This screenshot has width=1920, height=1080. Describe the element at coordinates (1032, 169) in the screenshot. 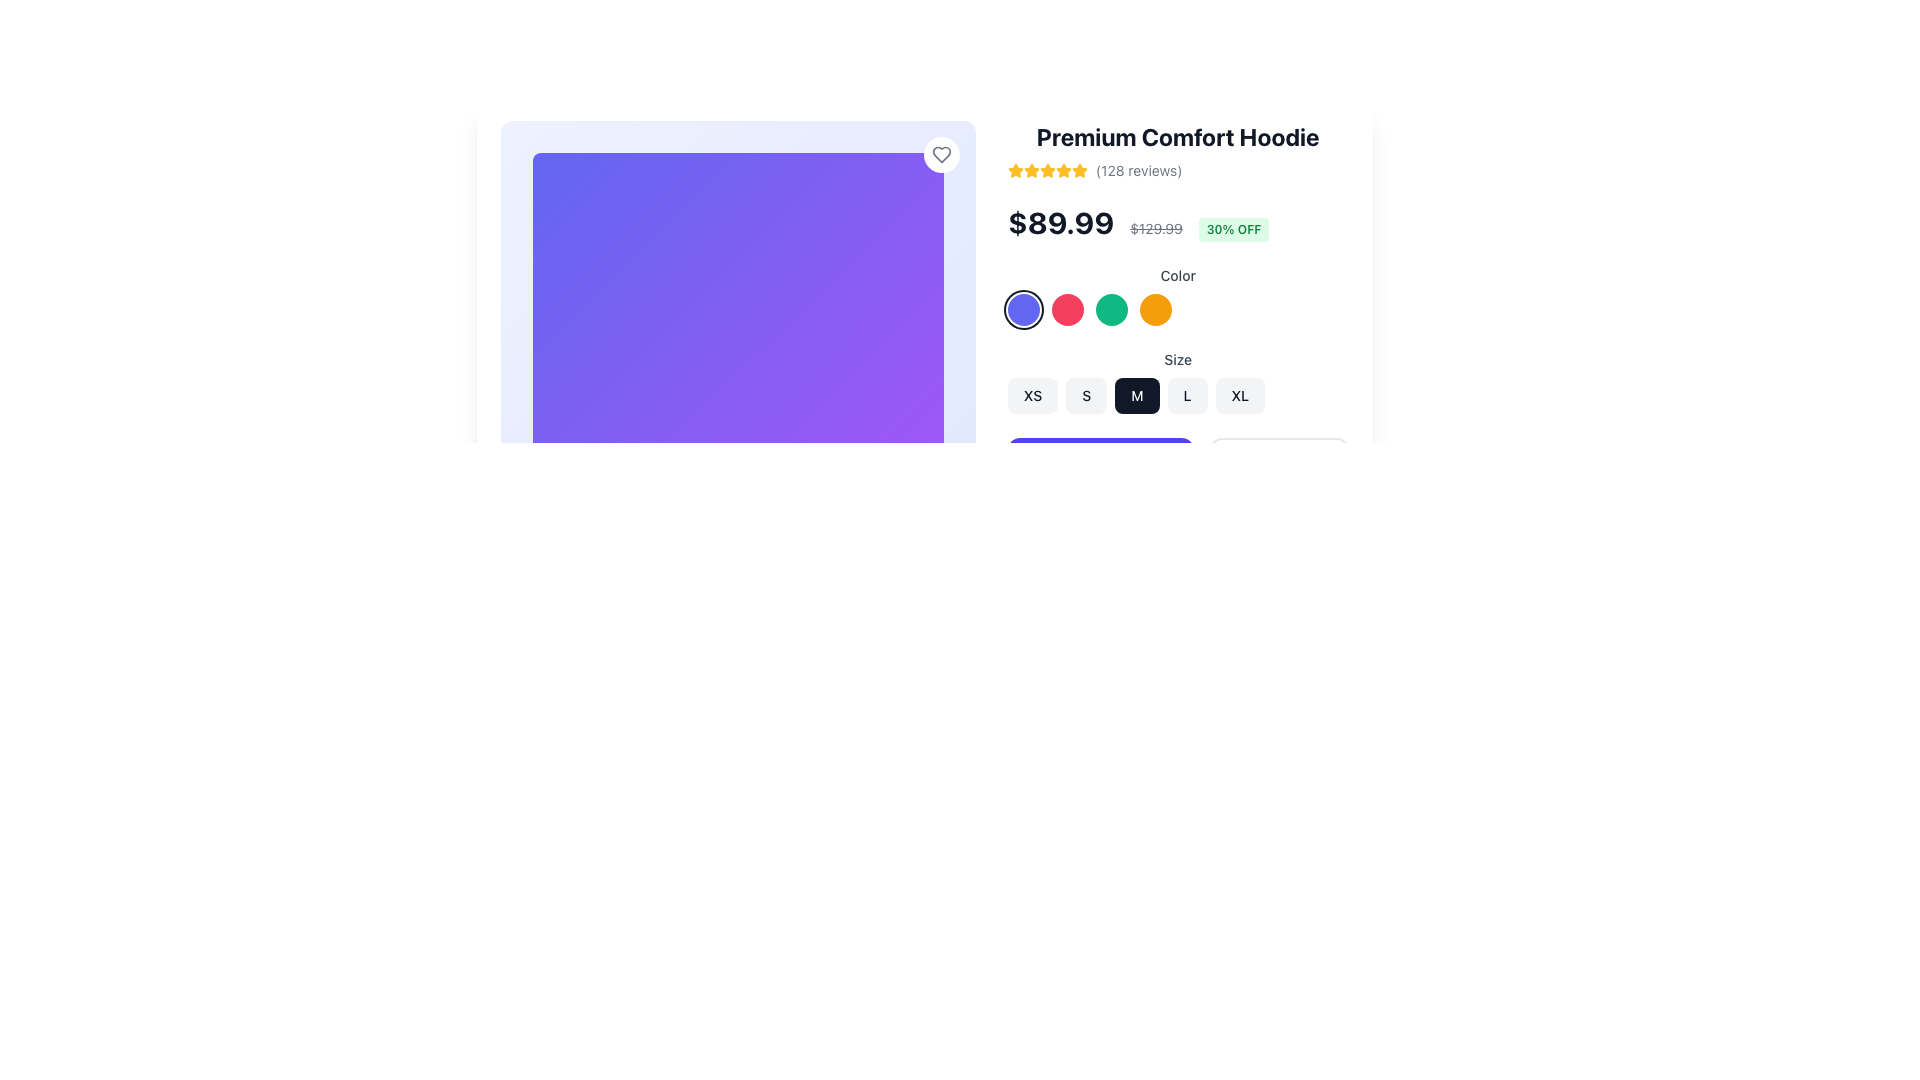

I see `the fifth star icon, which is yellow and located next to the title 'Premium Comfort Hoodie', to interact with the rating` at that location.